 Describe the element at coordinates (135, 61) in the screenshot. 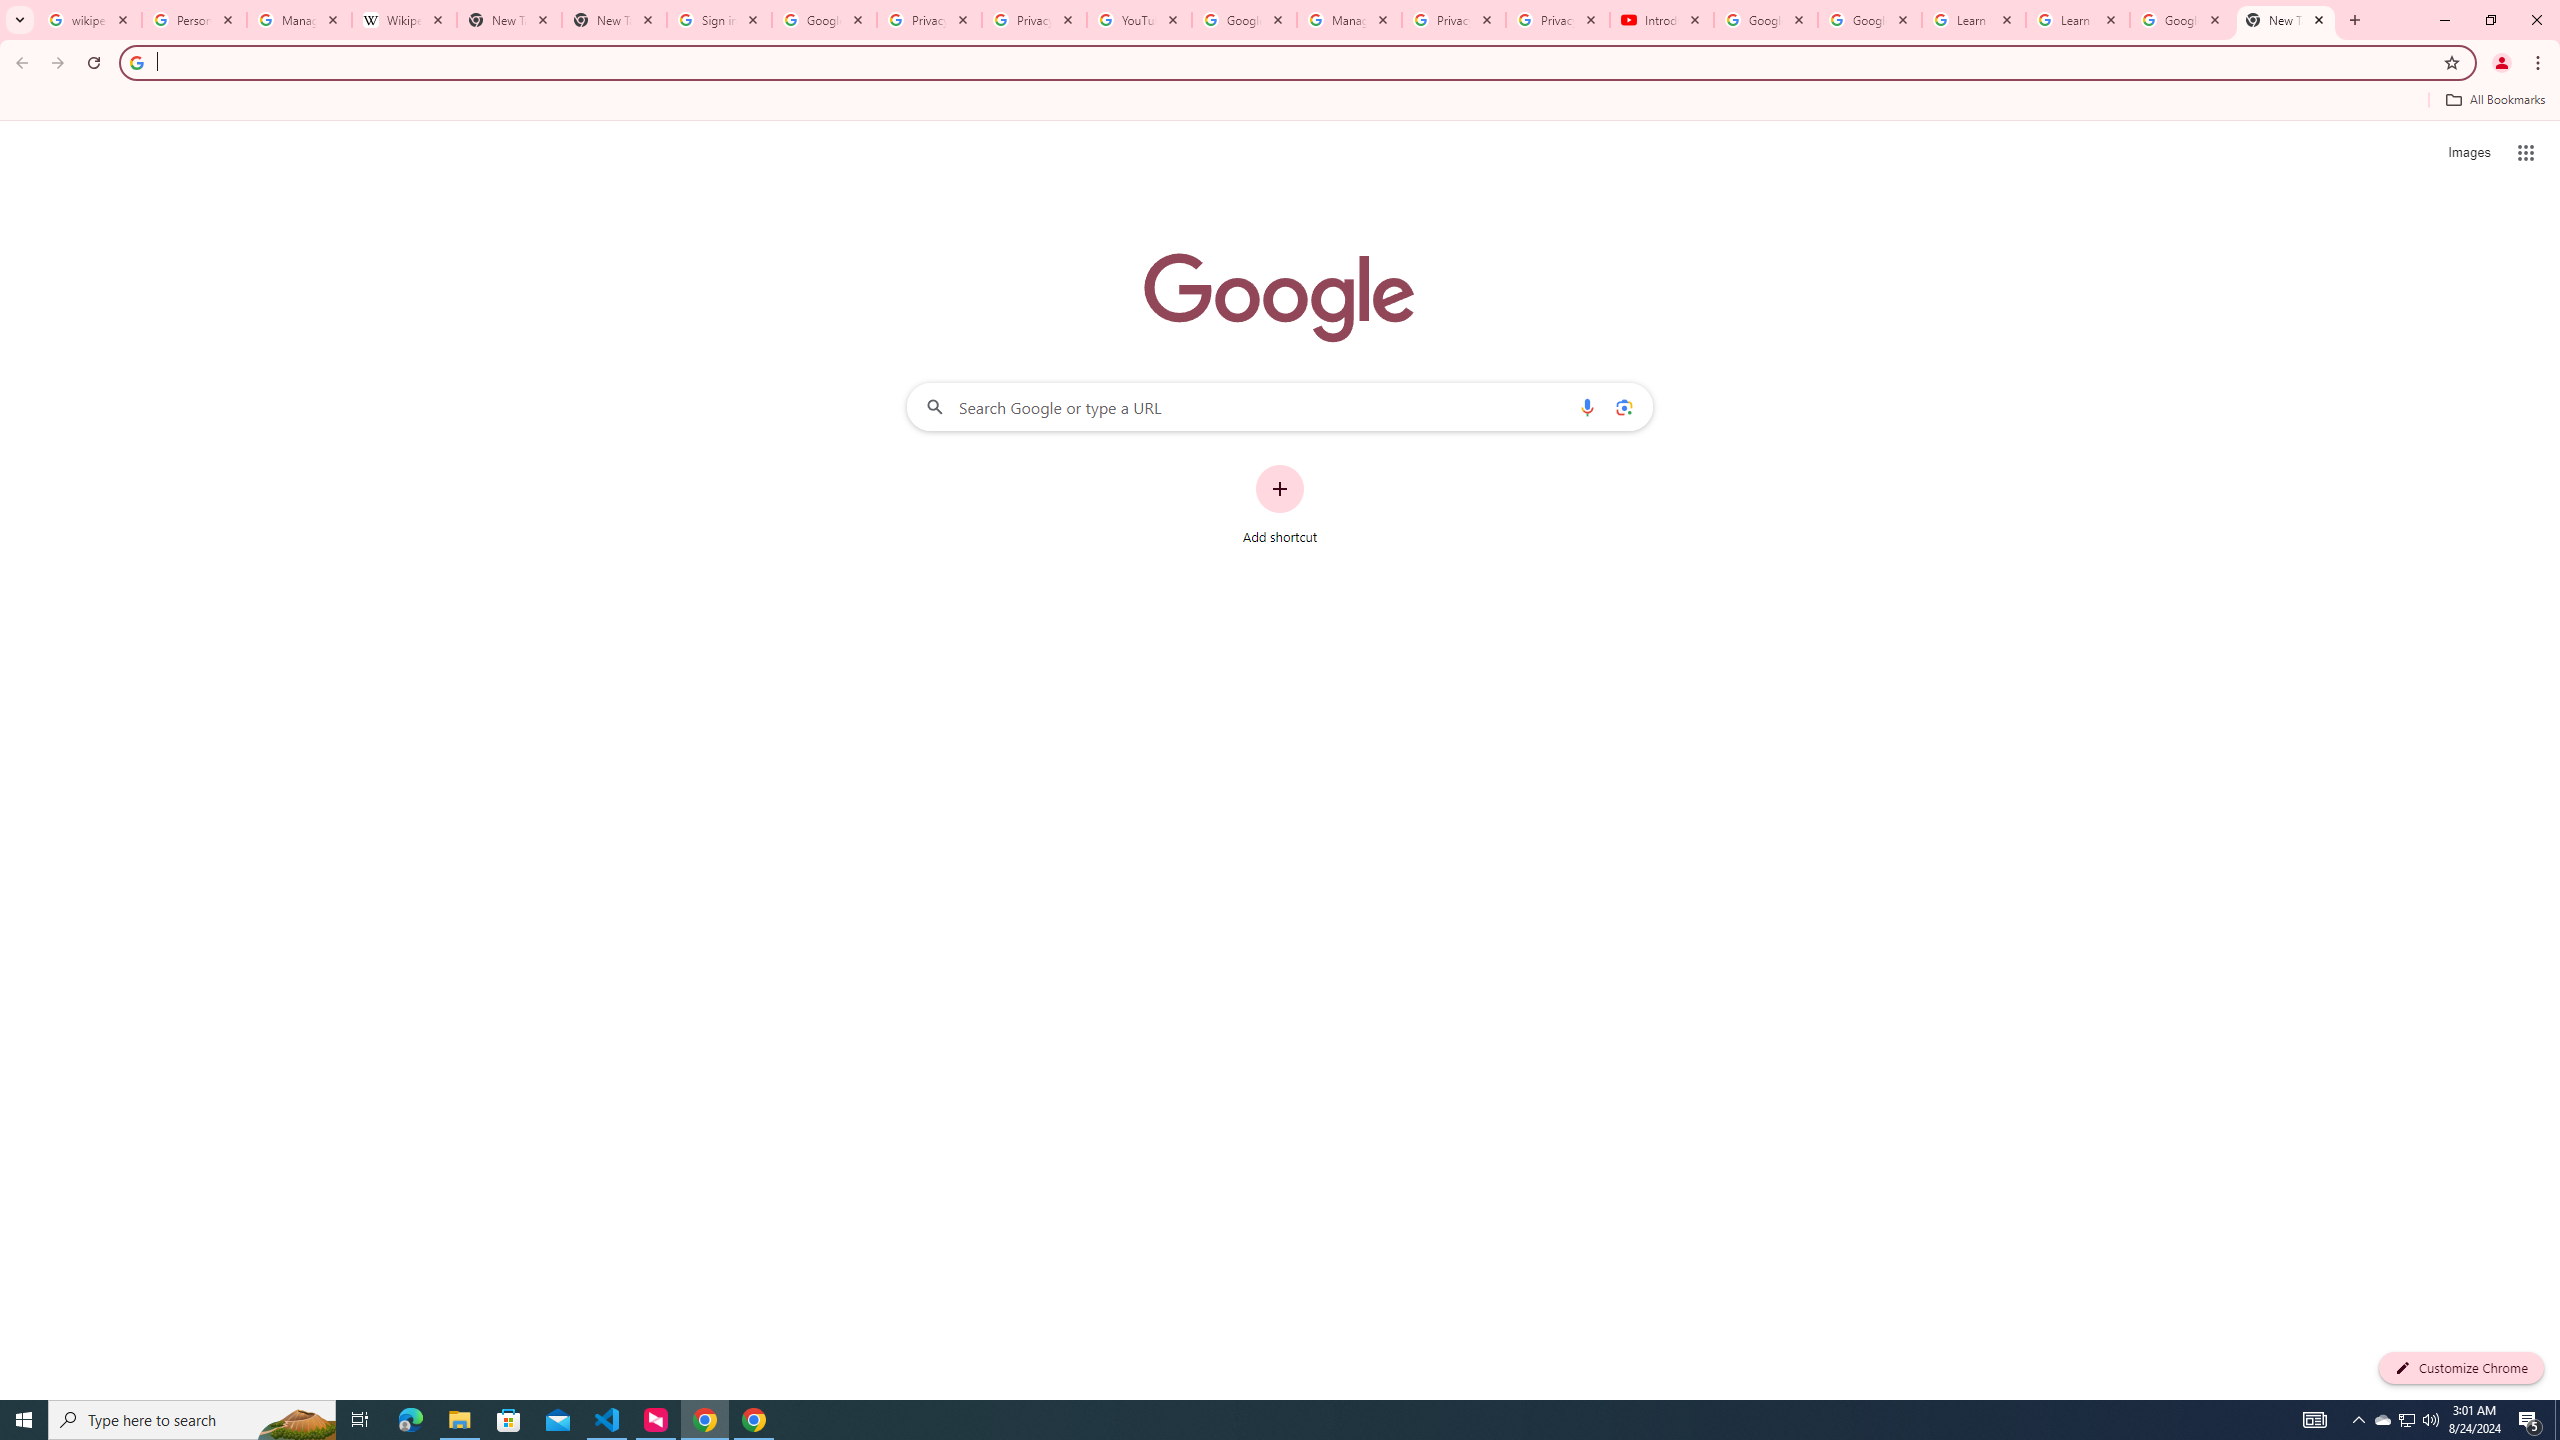

I see `'Search icon'` at that location.